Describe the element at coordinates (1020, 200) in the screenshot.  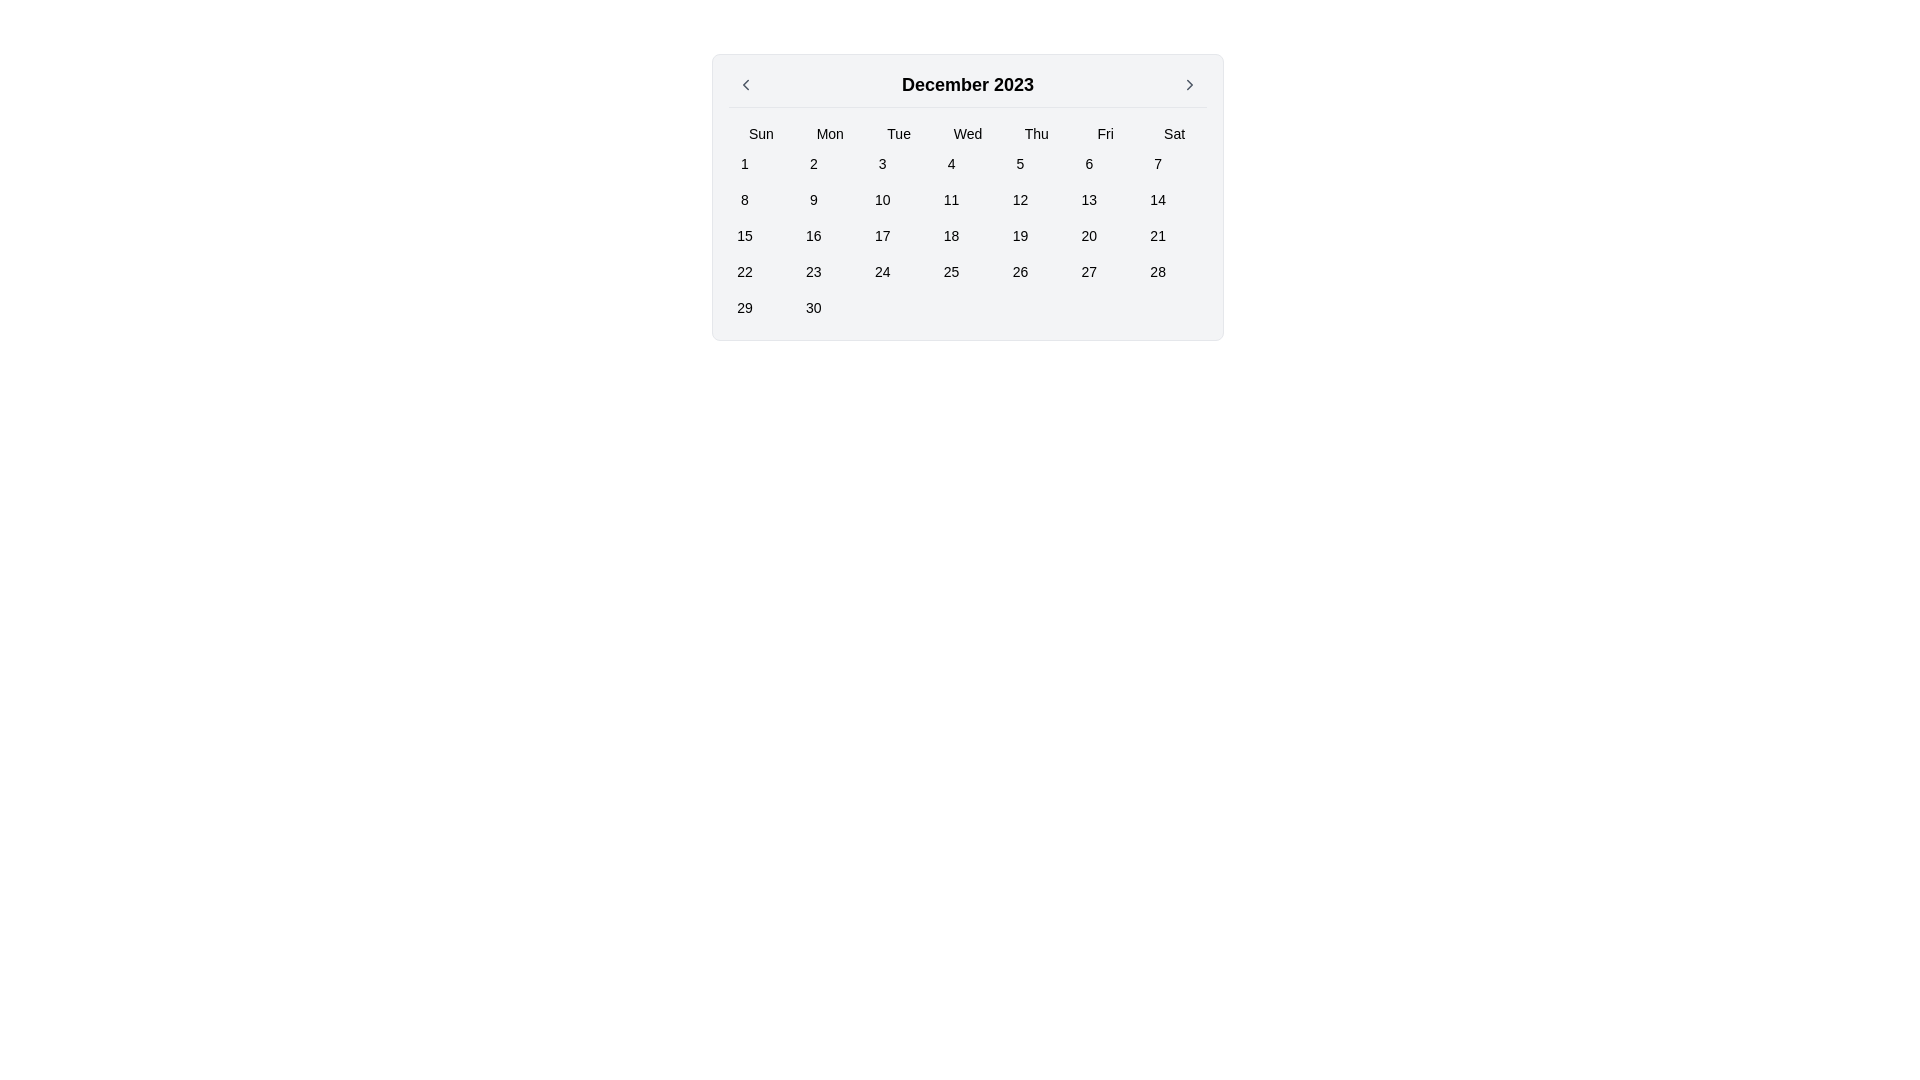
I see `the square-shaped button displaying the number '12'` at that location.